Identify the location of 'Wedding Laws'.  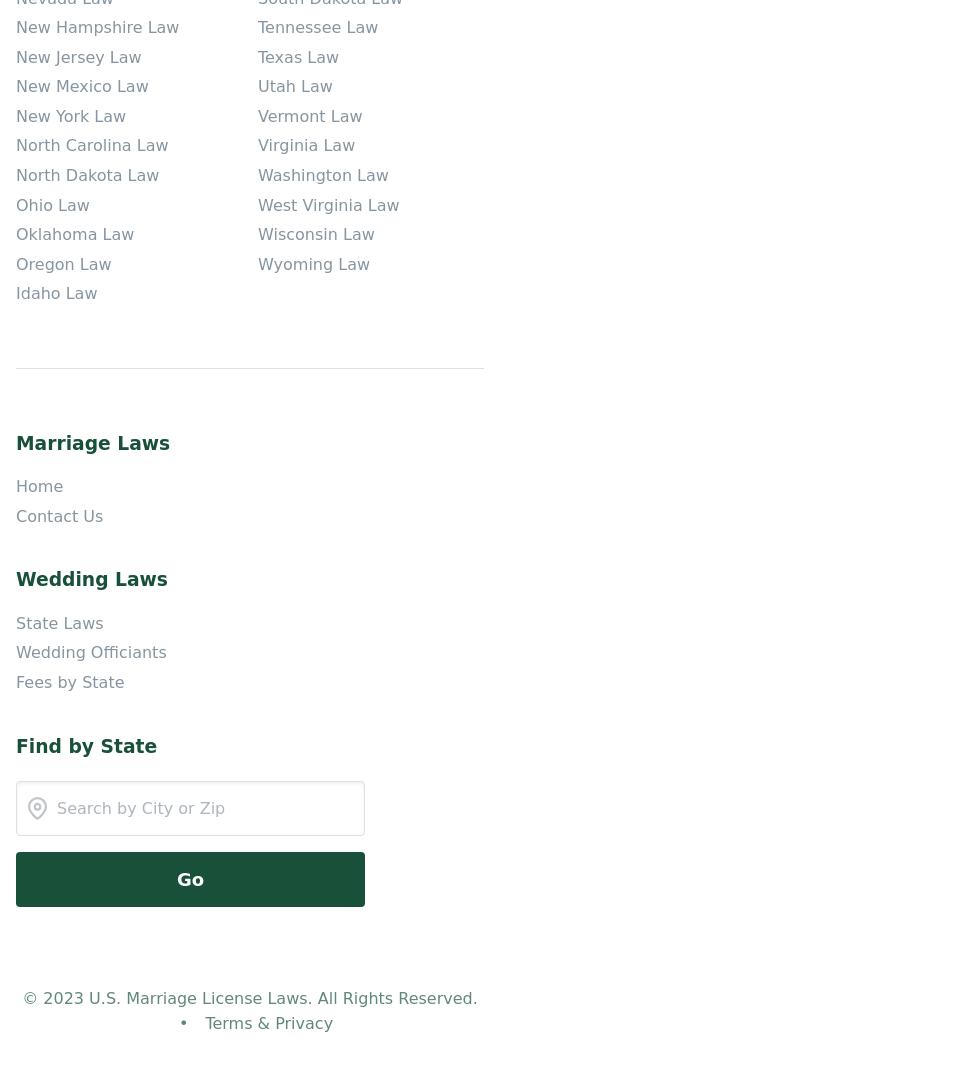
(16, 579).